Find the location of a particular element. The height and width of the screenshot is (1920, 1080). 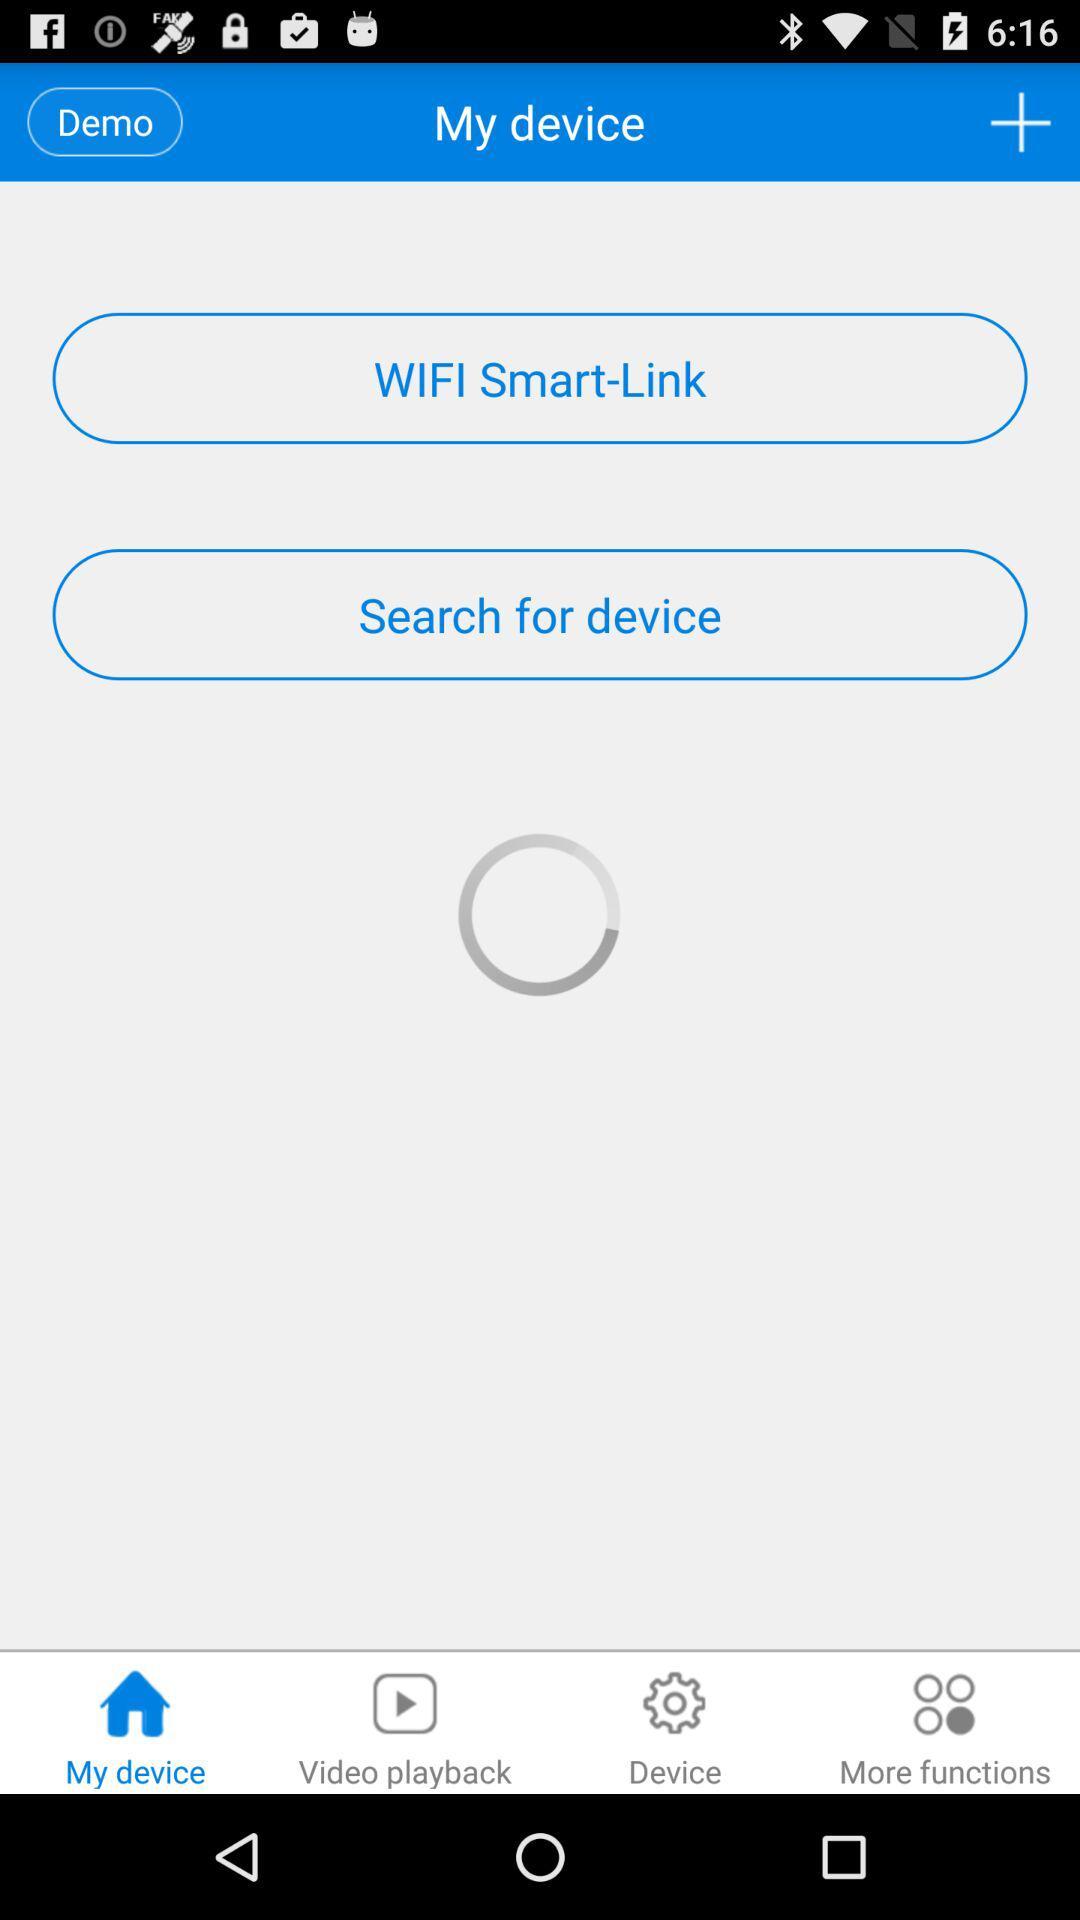

click +button is located at coordinates (1020, 121).